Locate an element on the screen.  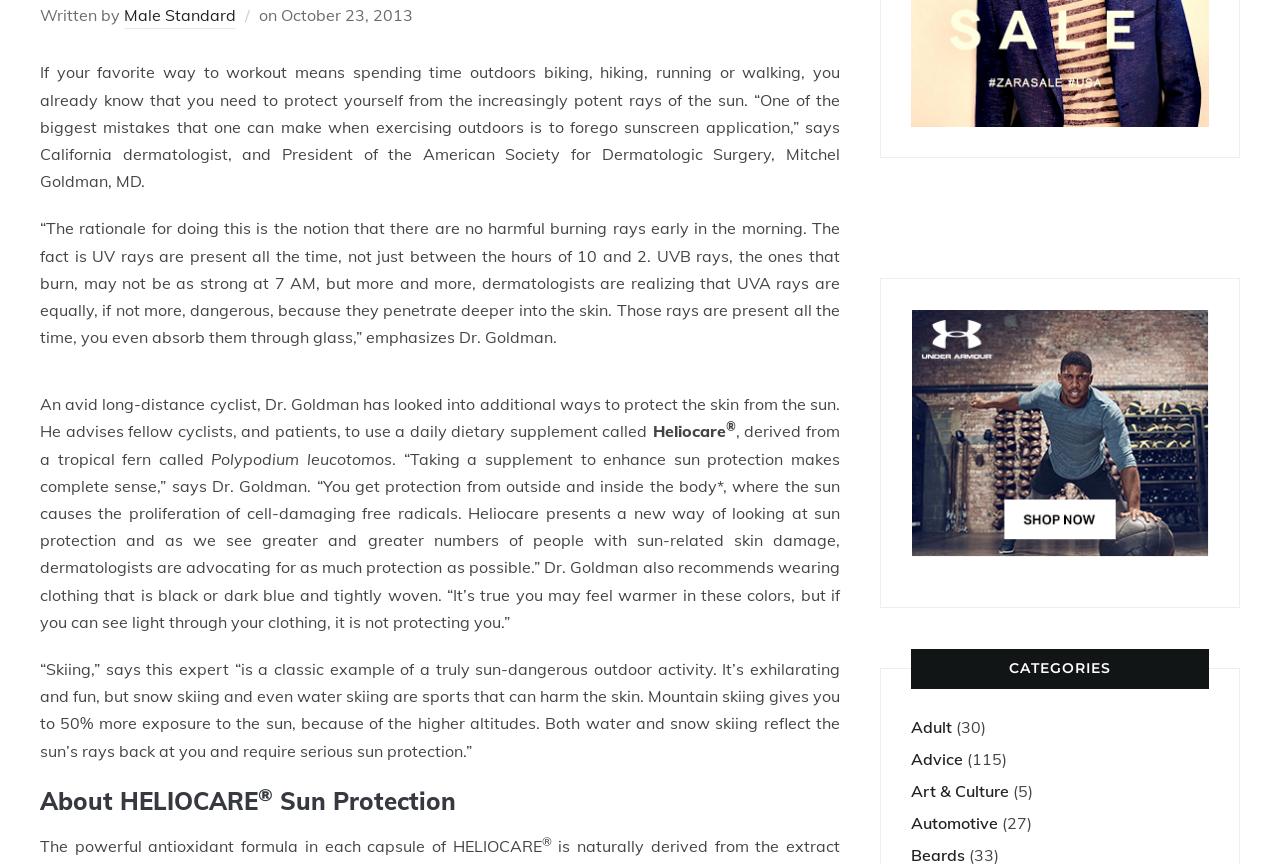
'Advice' is located at coordinates (935, 756).